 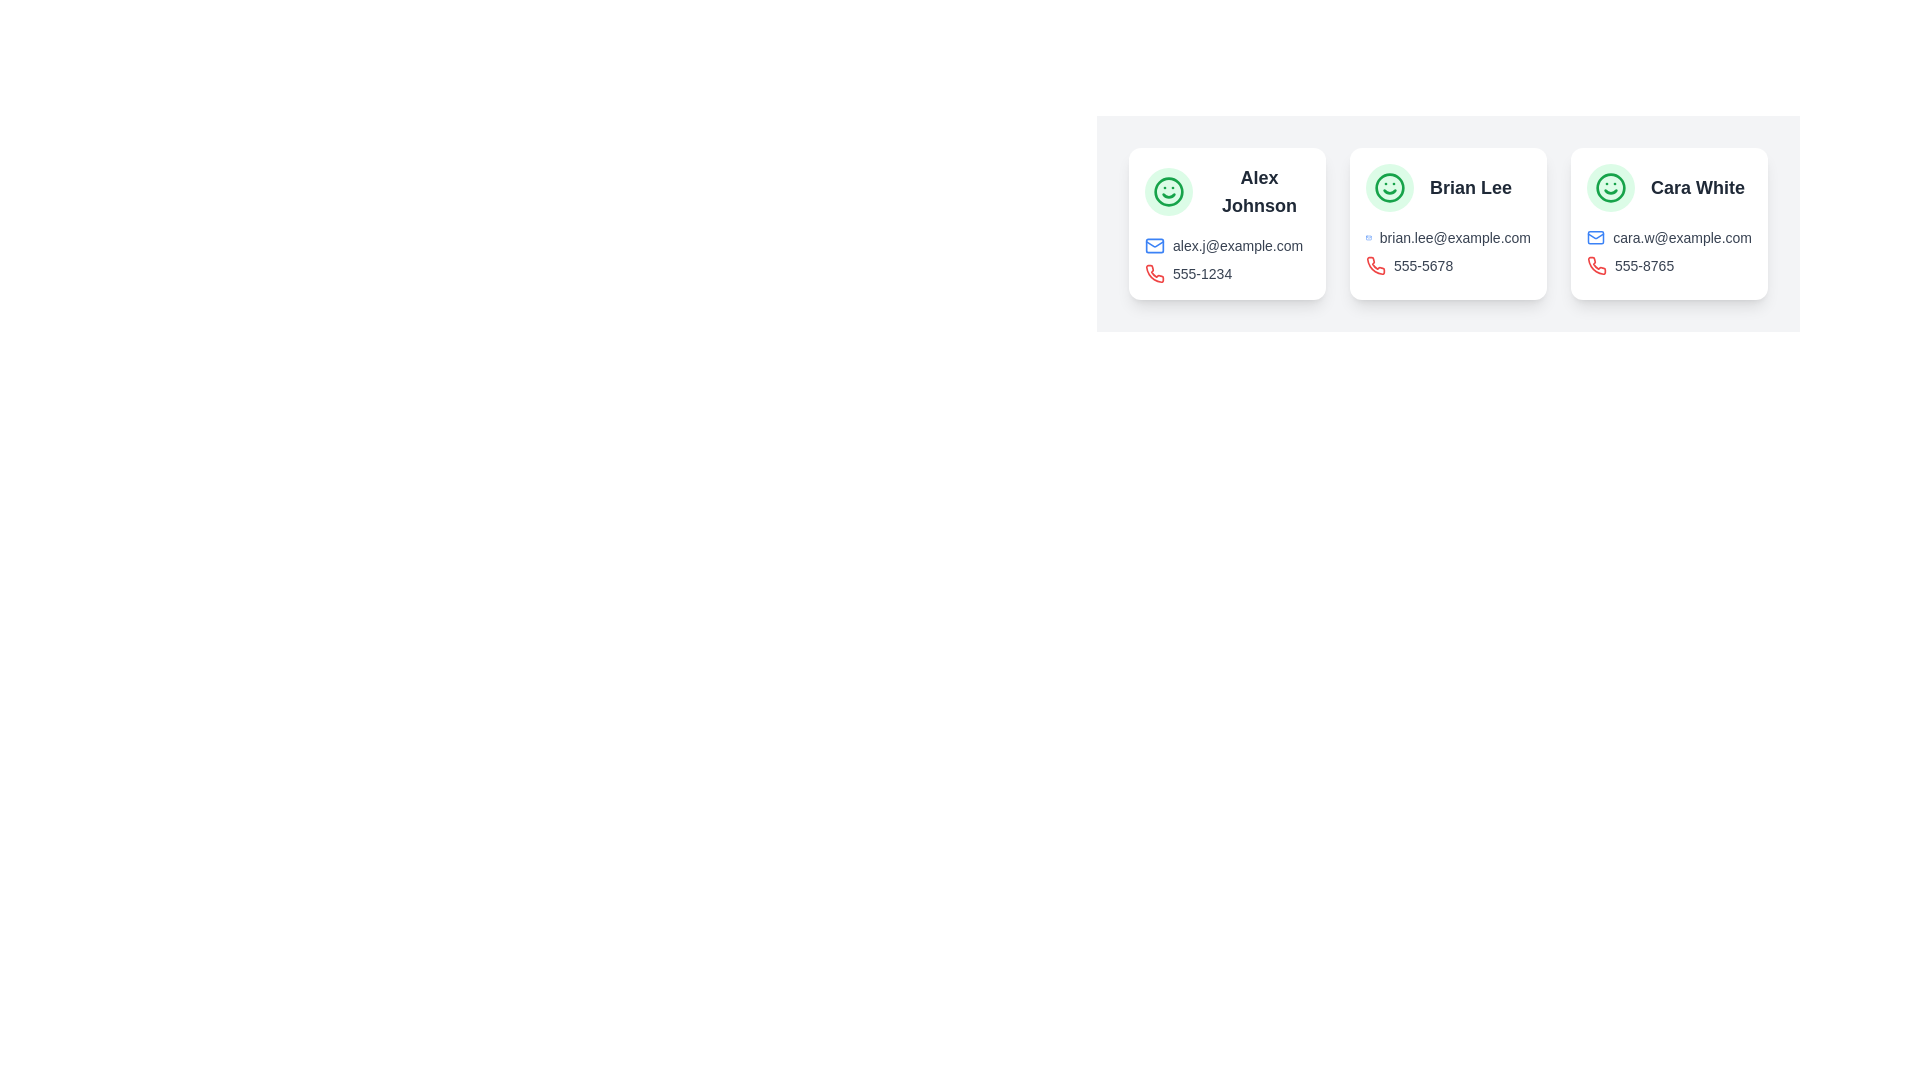 I want to click on the phone icon located in the rightmost contact card, which signifies the phone number '555-8765' and is positioned to the left of it, so click(x=1596, y=265).